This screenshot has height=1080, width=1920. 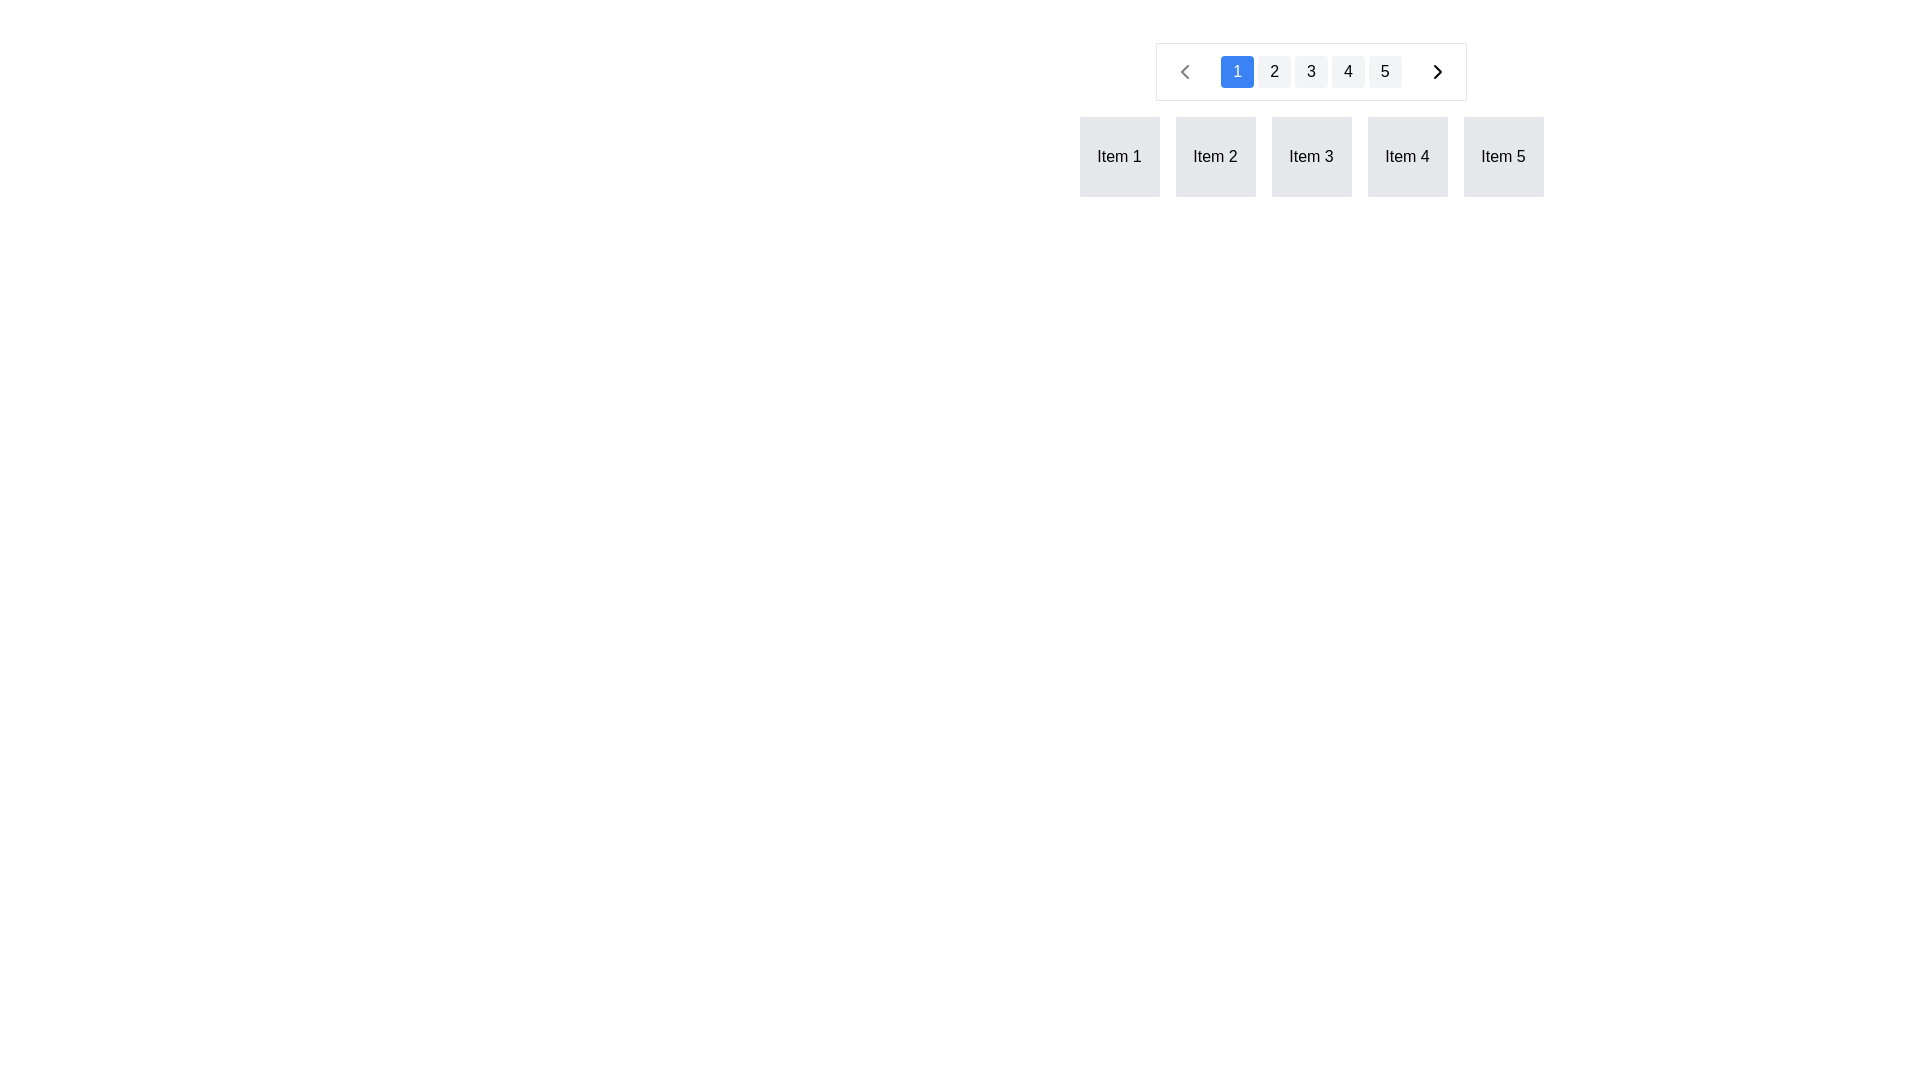 I want to click on the rightward-pointing chevron navigation icon located in the pagination control, so click(x=1436, y=71).